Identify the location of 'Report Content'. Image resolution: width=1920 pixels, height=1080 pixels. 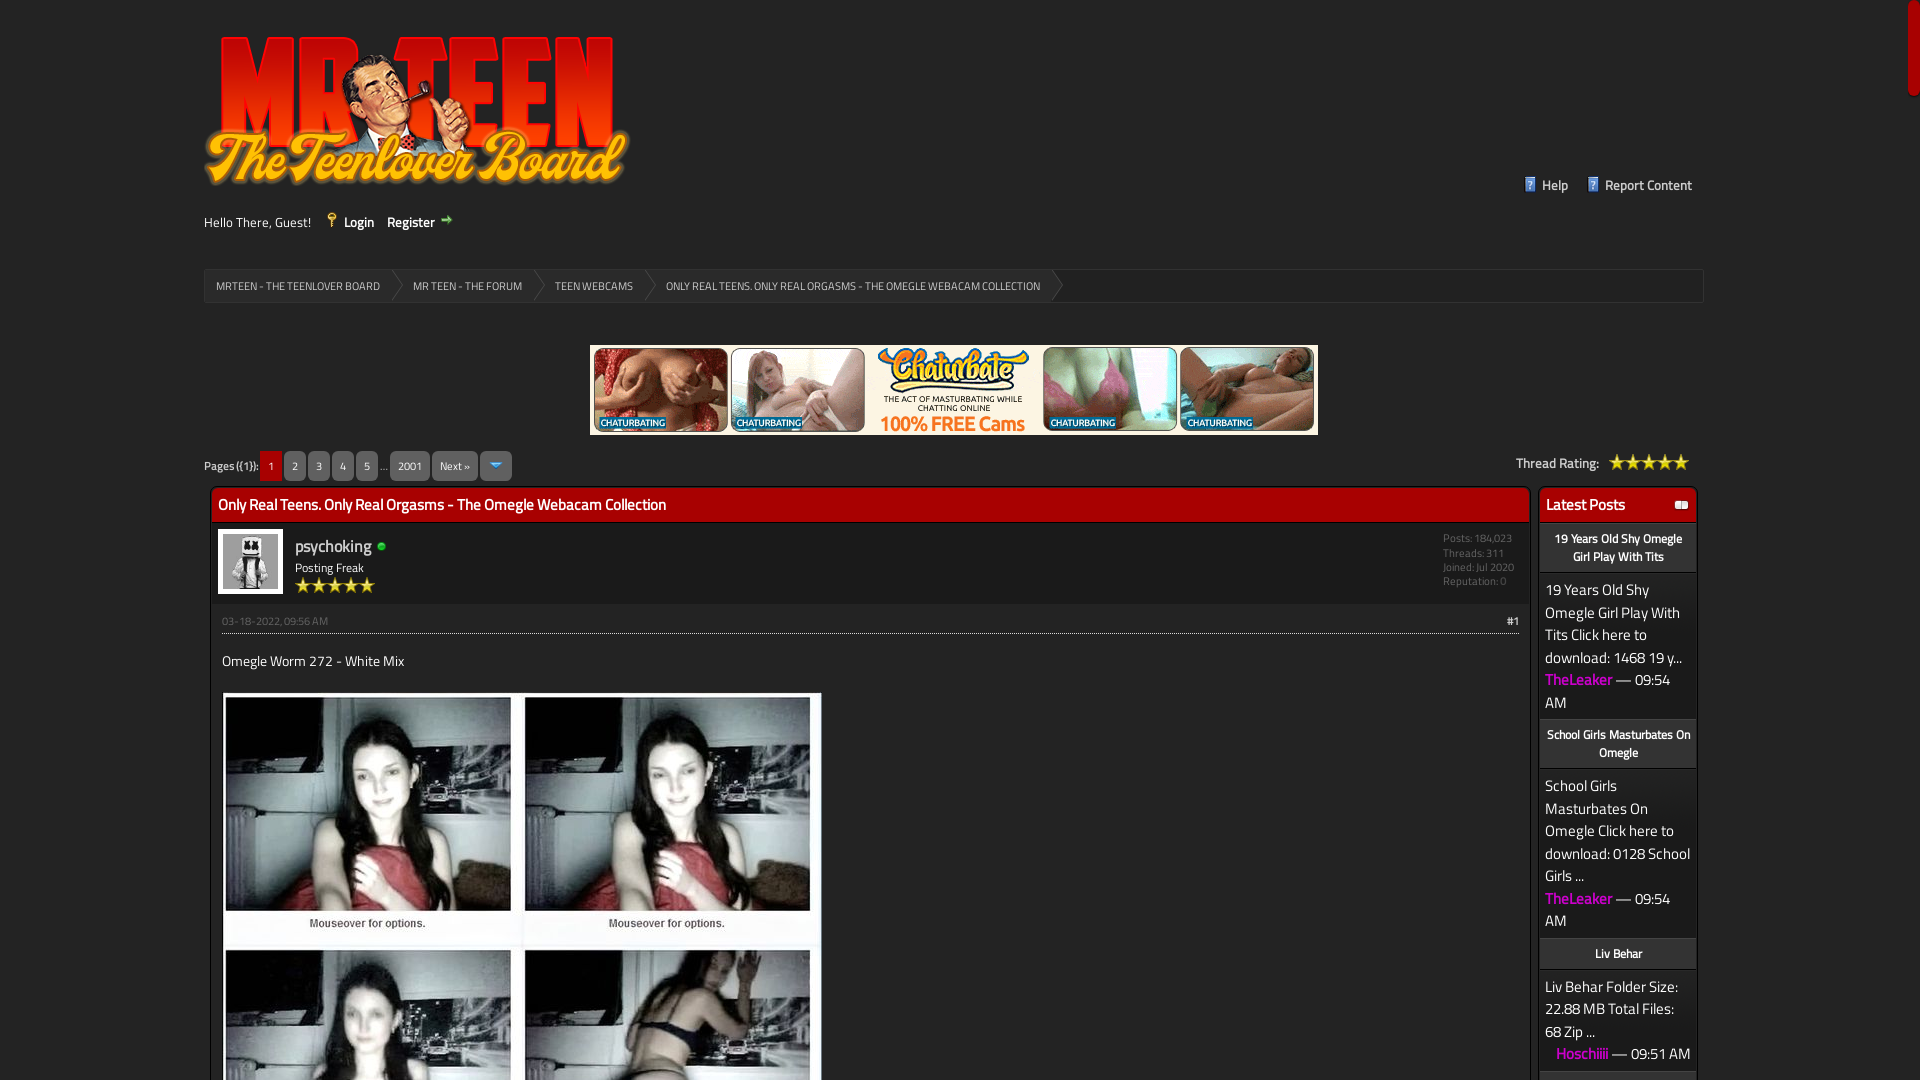
(1583, 185).